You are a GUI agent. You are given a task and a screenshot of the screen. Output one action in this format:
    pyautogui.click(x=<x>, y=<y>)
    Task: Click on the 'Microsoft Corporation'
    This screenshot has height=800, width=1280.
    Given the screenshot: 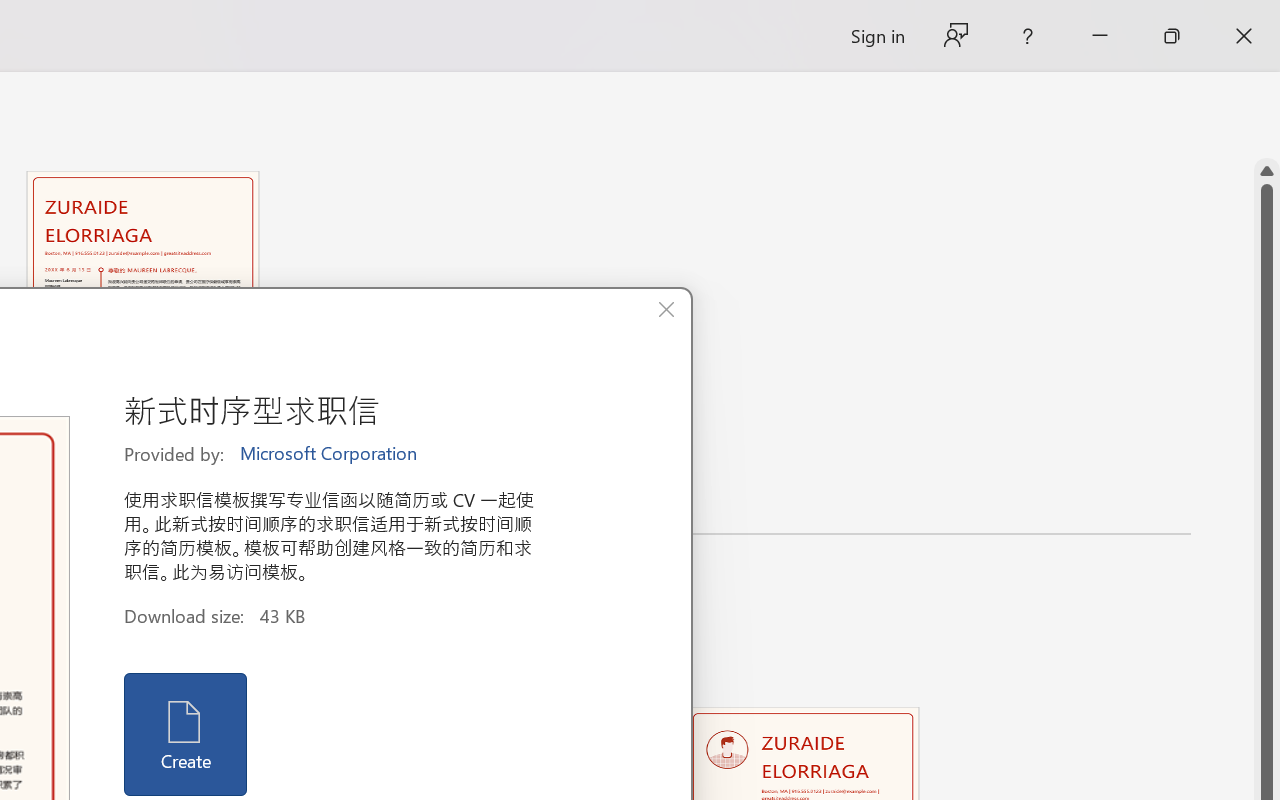 What is the action you would take?
    pyautogui.click(x=330, y=453)
    